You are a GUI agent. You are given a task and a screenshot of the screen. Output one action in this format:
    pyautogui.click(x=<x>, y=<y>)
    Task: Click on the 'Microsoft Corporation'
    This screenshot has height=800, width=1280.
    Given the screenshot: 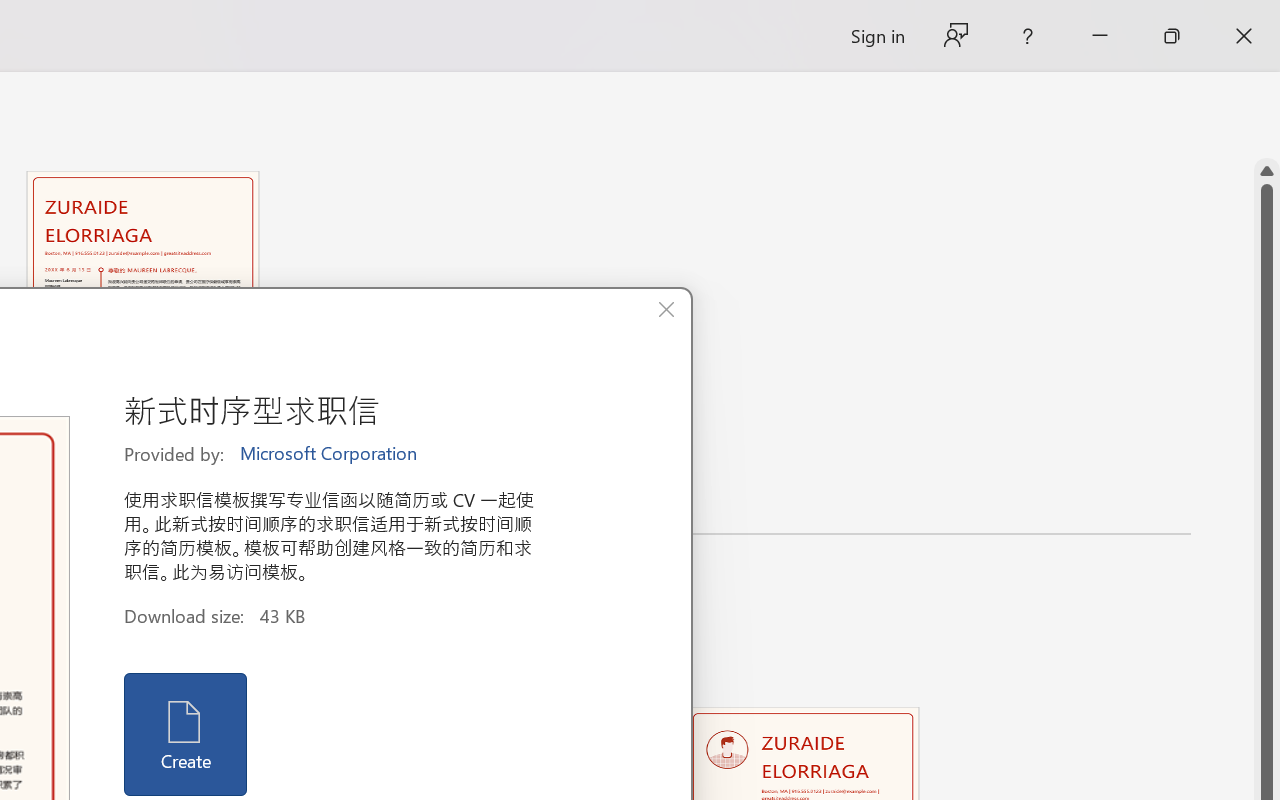 What is the action you would take?
    pyautogui.click(x=330, y=453)
    